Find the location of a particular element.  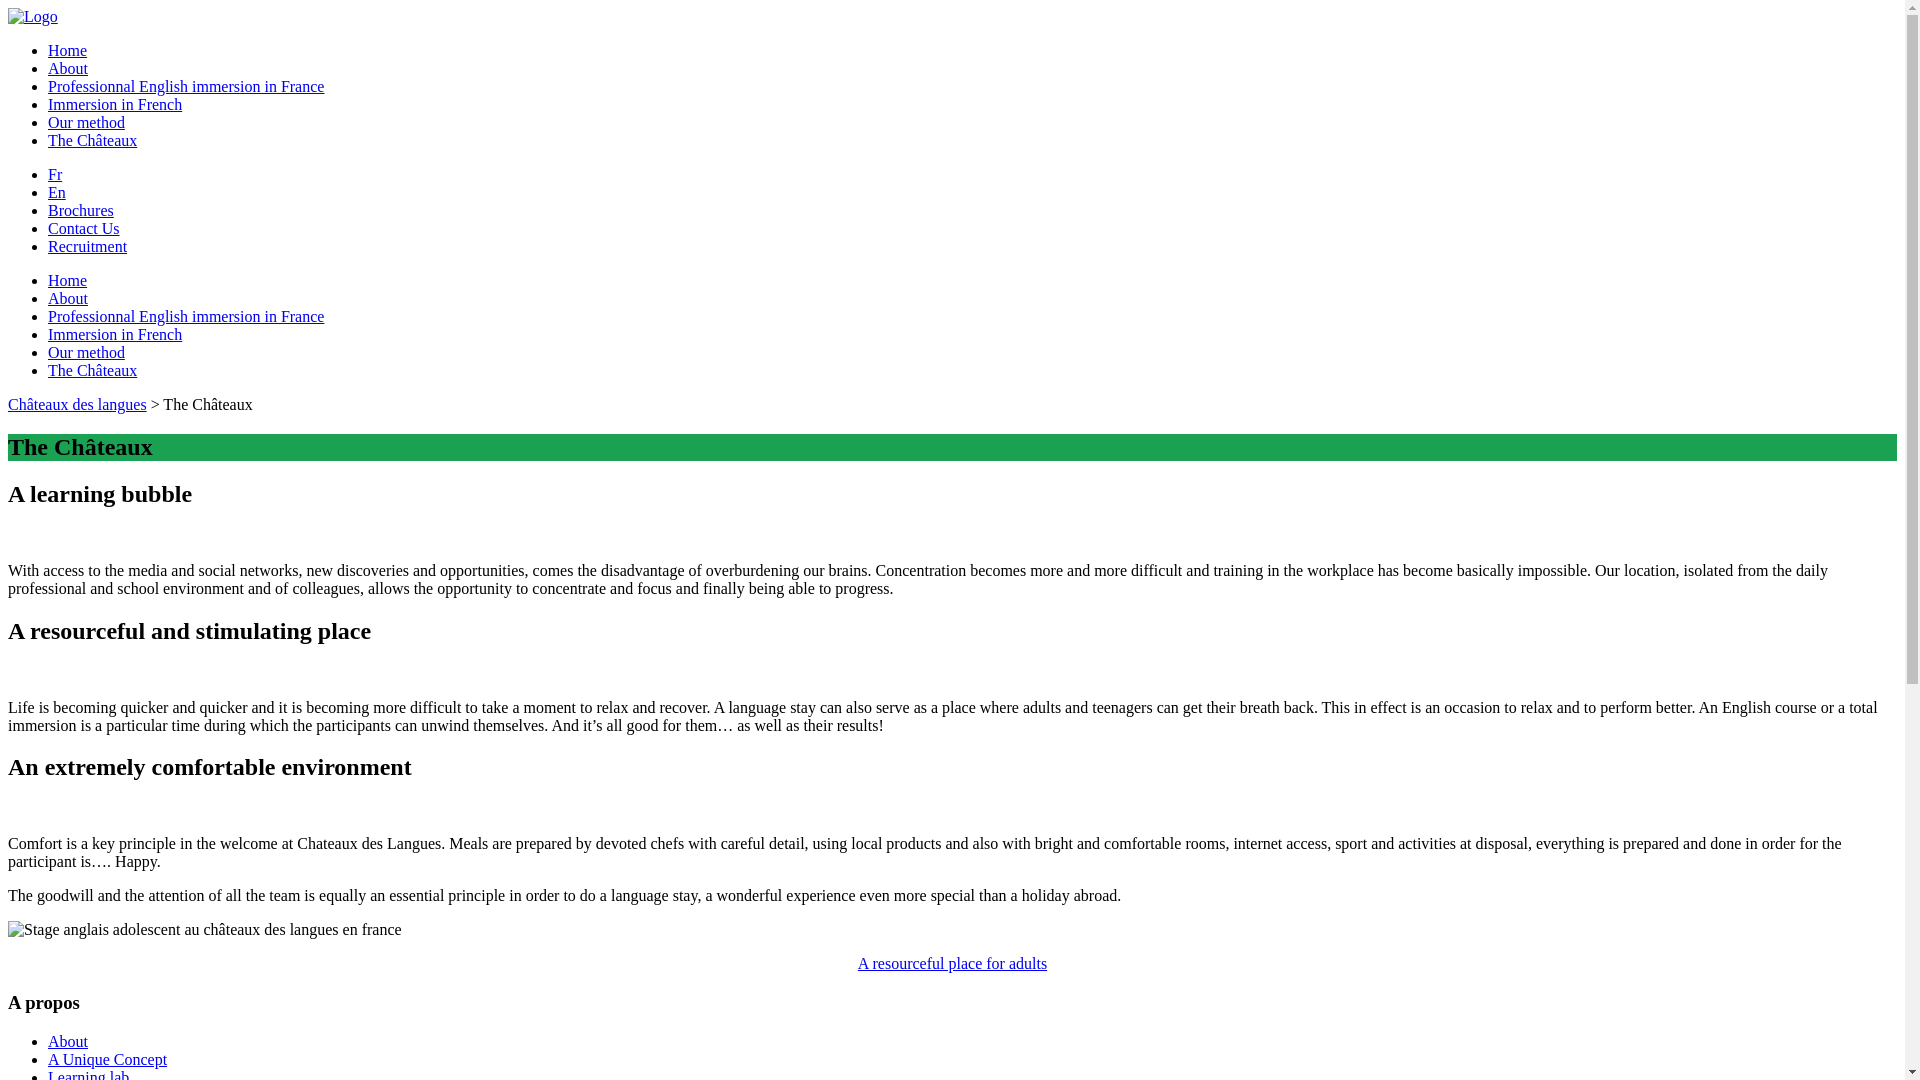

'Immersion in French' is located at coordinates (48, 333).